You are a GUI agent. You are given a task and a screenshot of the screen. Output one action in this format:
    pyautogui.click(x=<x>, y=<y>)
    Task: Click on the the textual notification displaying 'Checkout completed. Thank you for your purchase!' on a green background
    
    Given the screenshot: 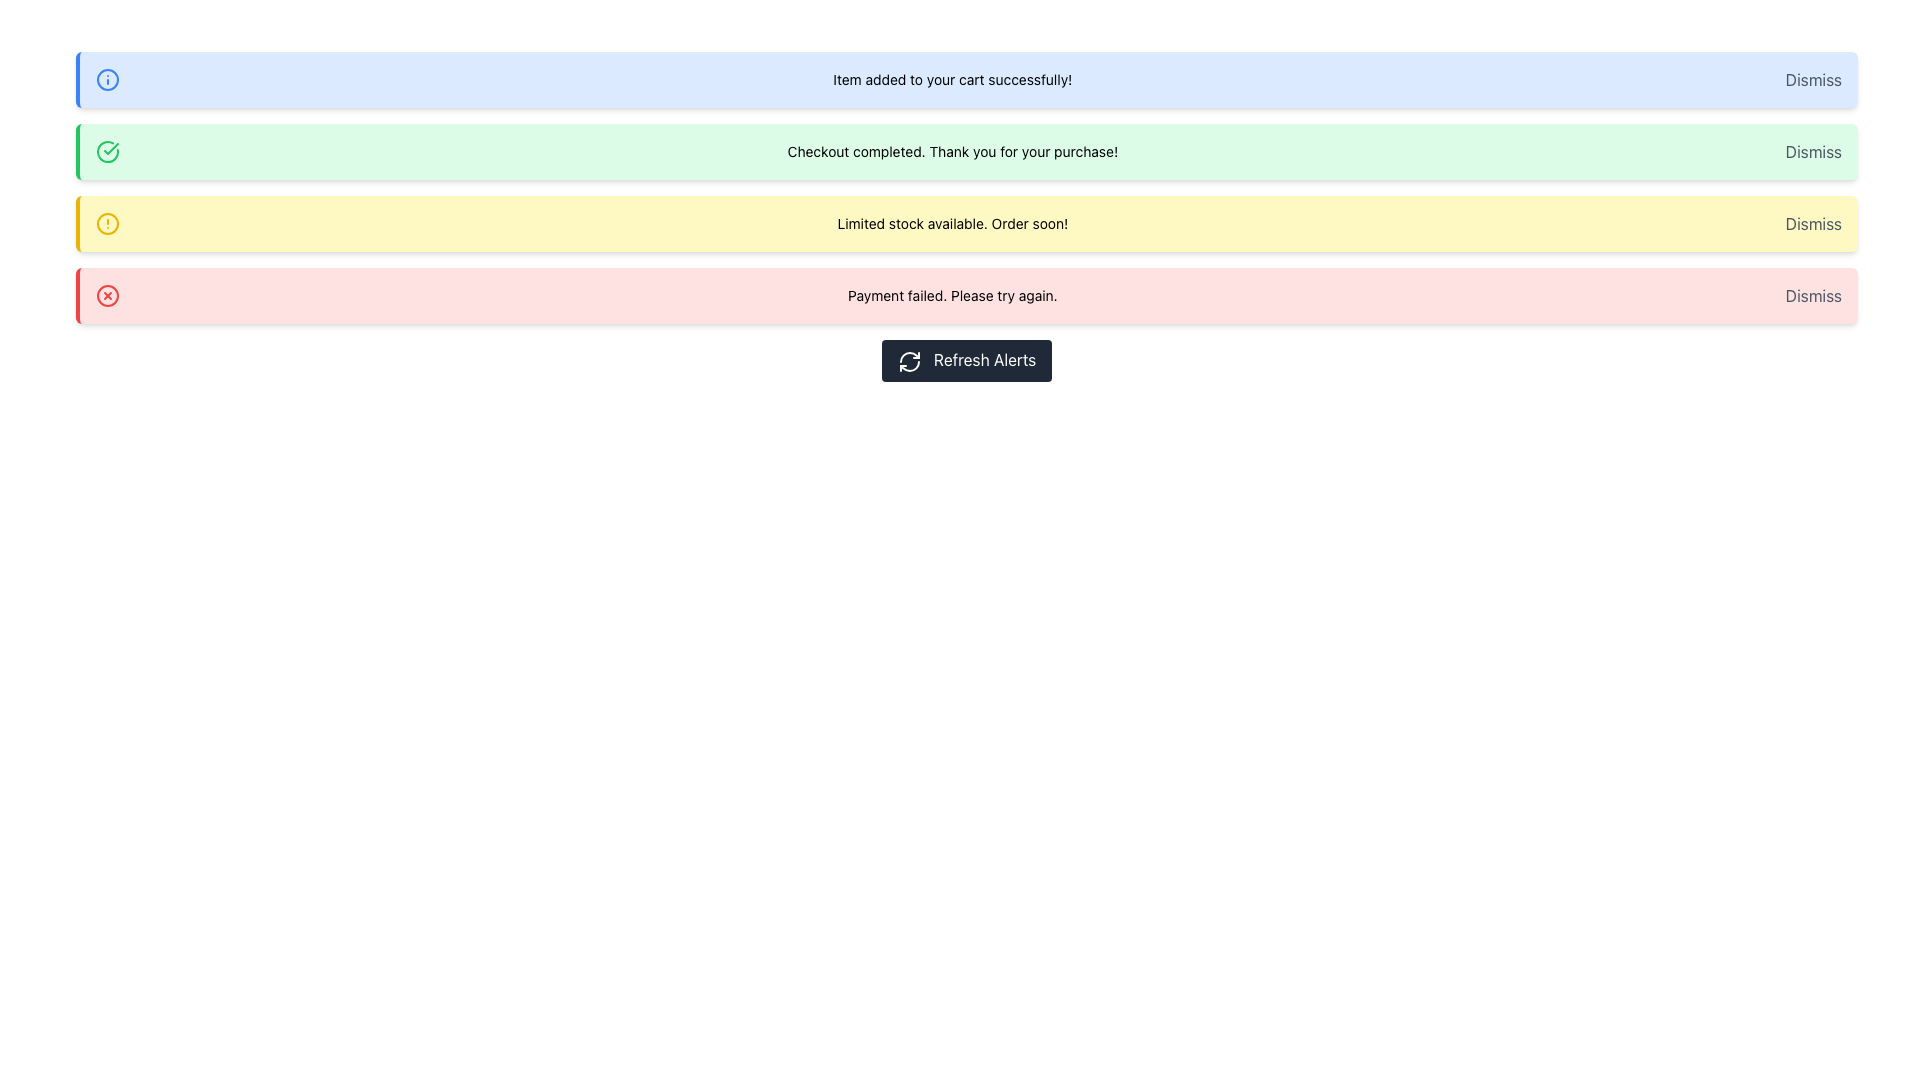 What is the action you would take?
    pyautogui.click(x=951, y=150)
    